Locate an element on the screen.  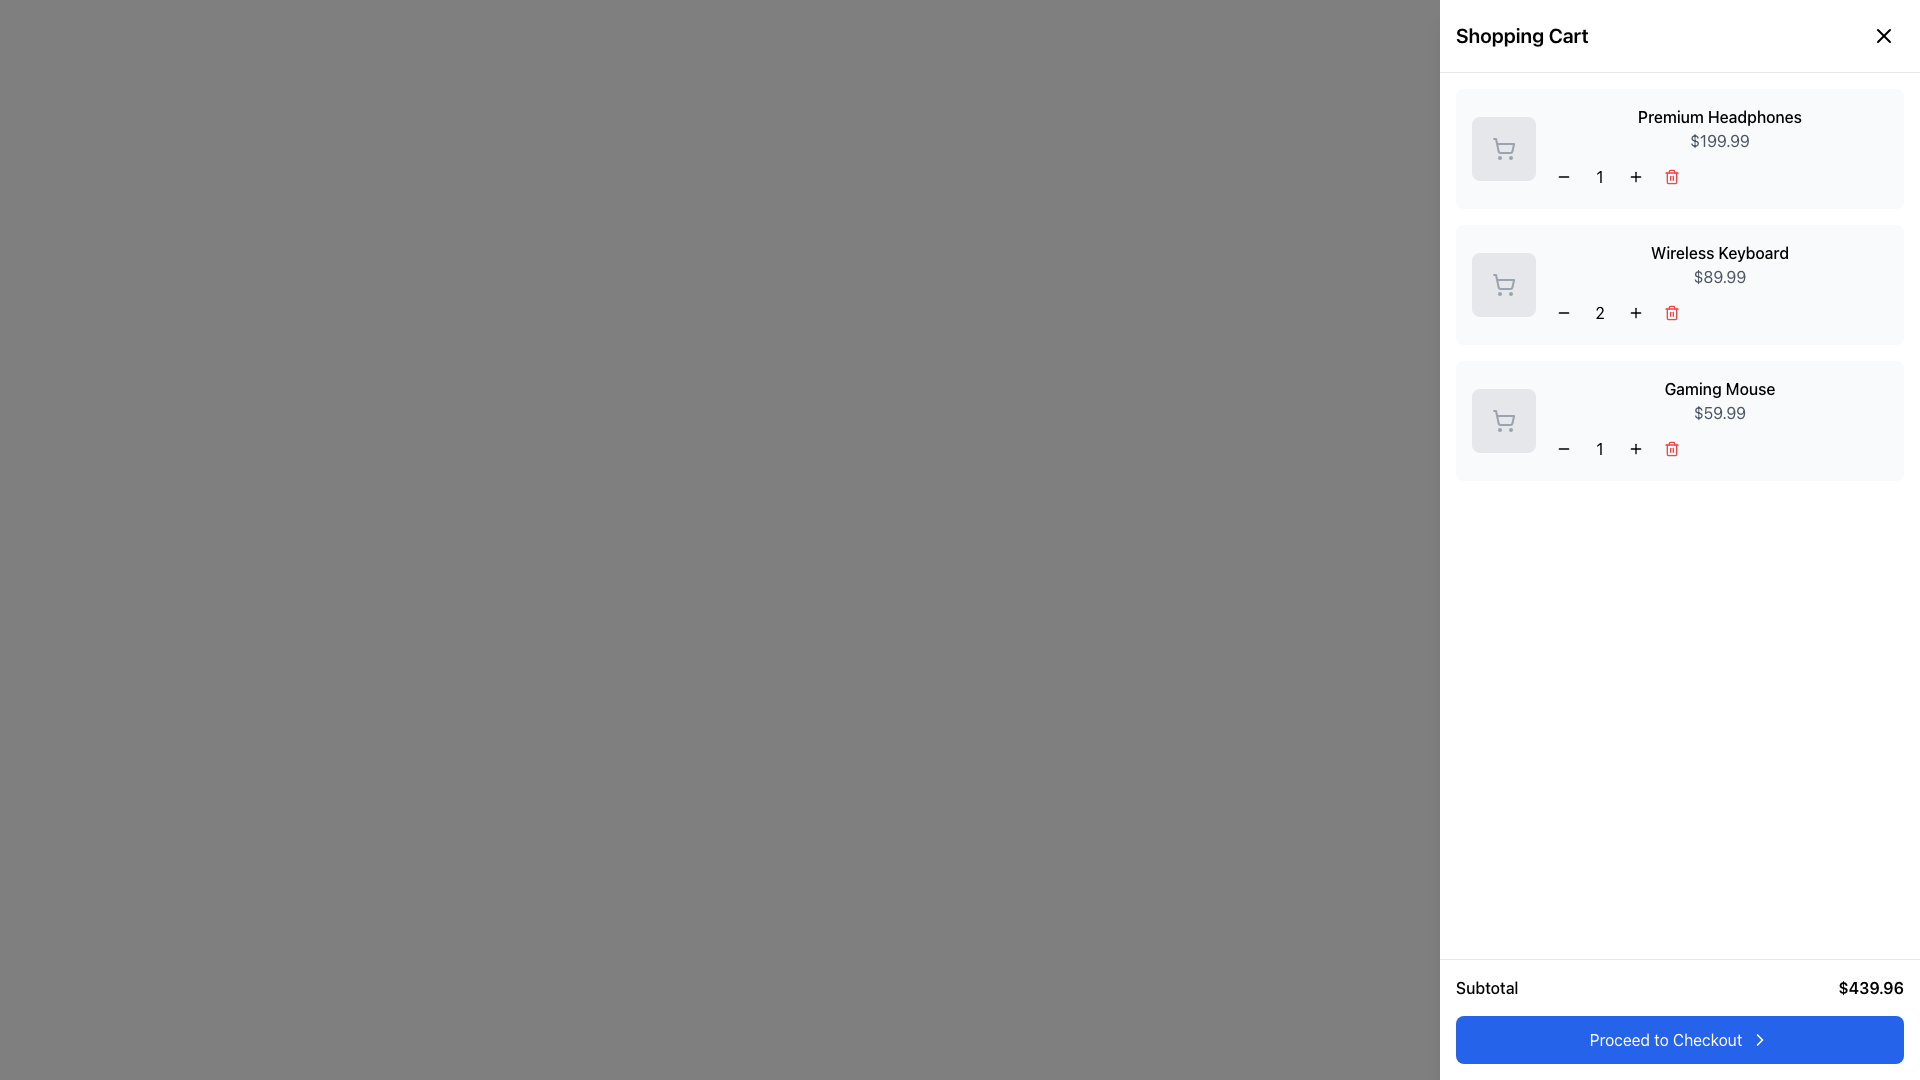
the displayed quantity '2' in the quantity adjustment interface for the item 'Wireless Keyboard' priced at $89.99 is located at coordinates (1718, 312).